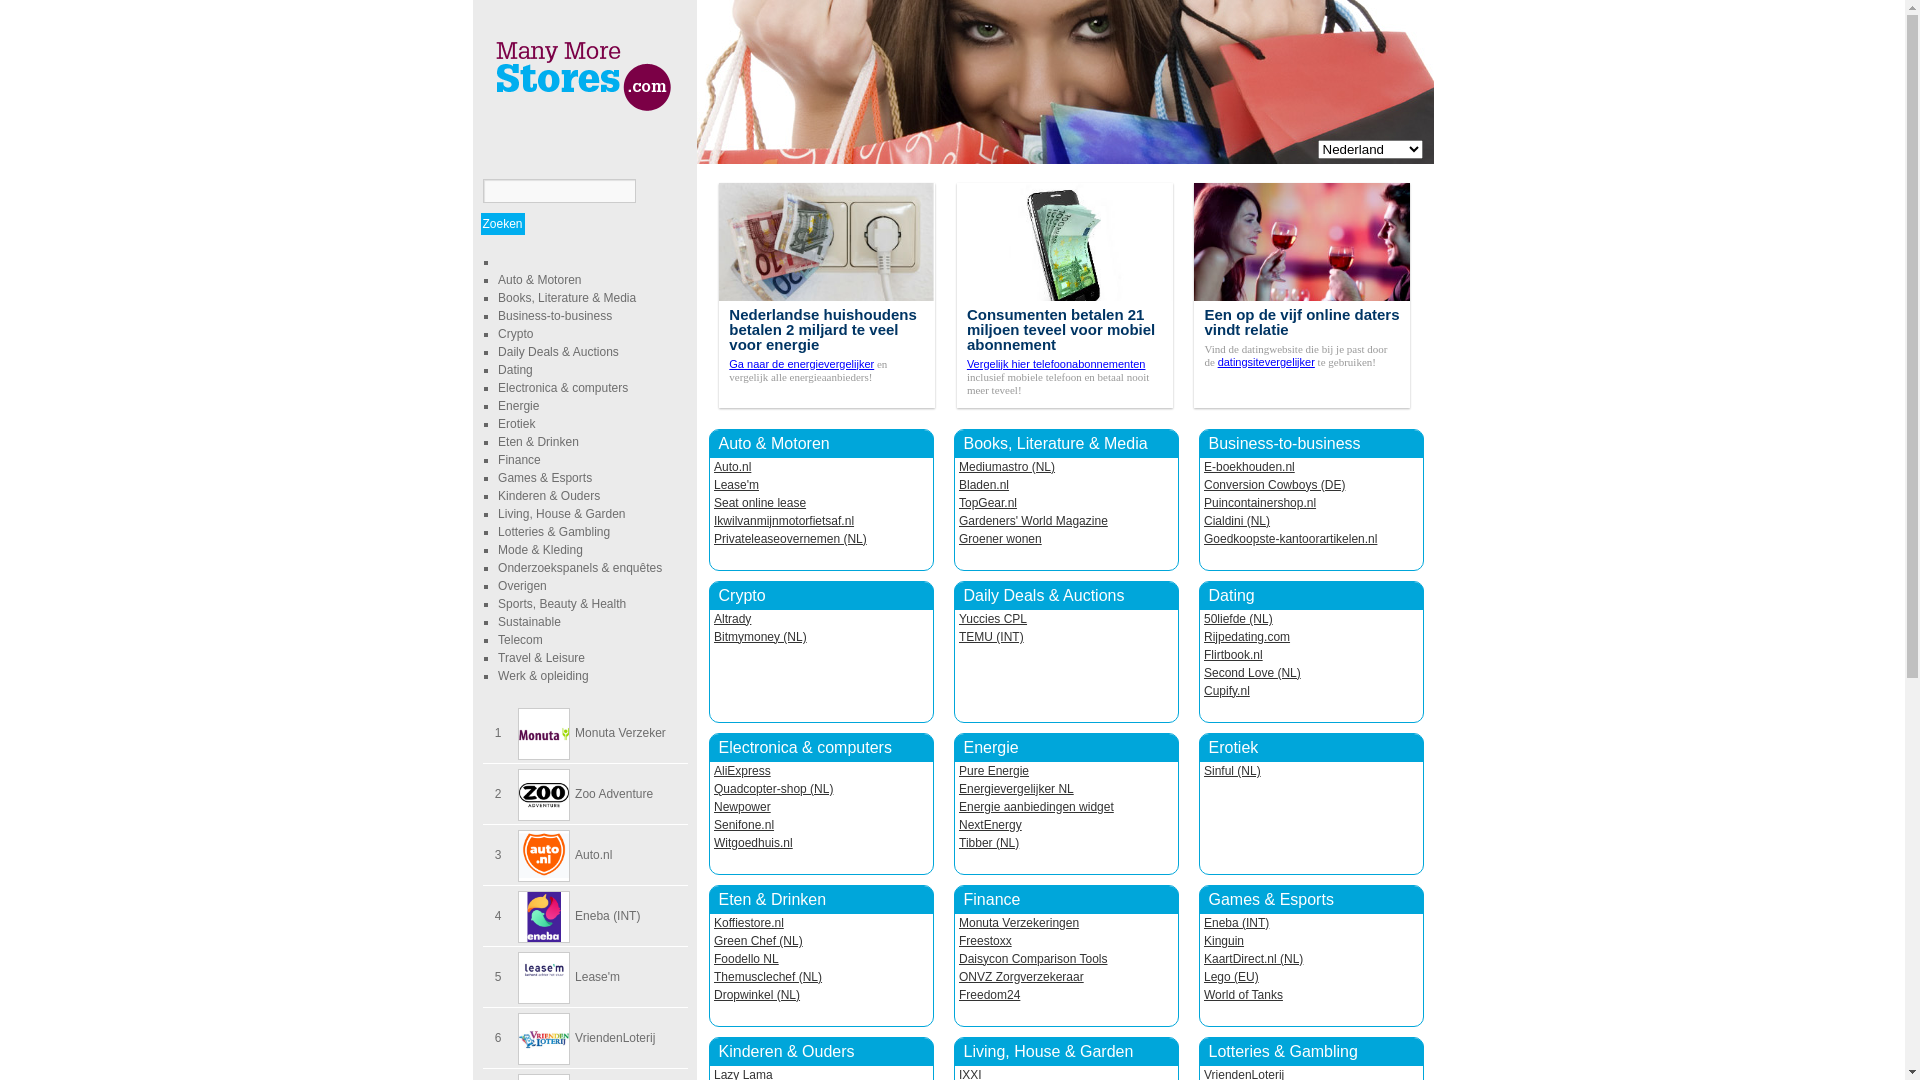 The width and height of the screenshot is (1920, 1080). What do you see at coordinates (574, 793) in the screenshot?
I see `'Zoo Adventure'` at bounding box center [574, 793].